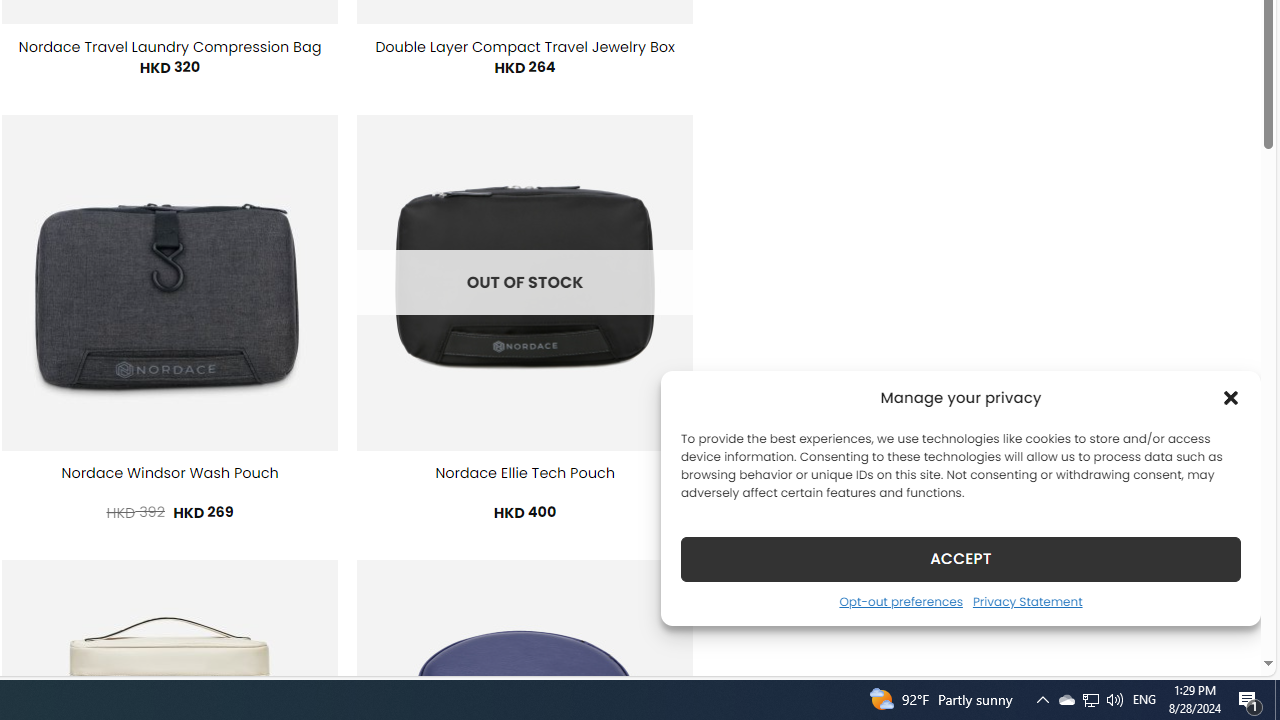 The image size is (1280, 720). Describe the element at coordinates (1230, 397) in the screenshot. I see `'Class: cmplz-close'` at that location.